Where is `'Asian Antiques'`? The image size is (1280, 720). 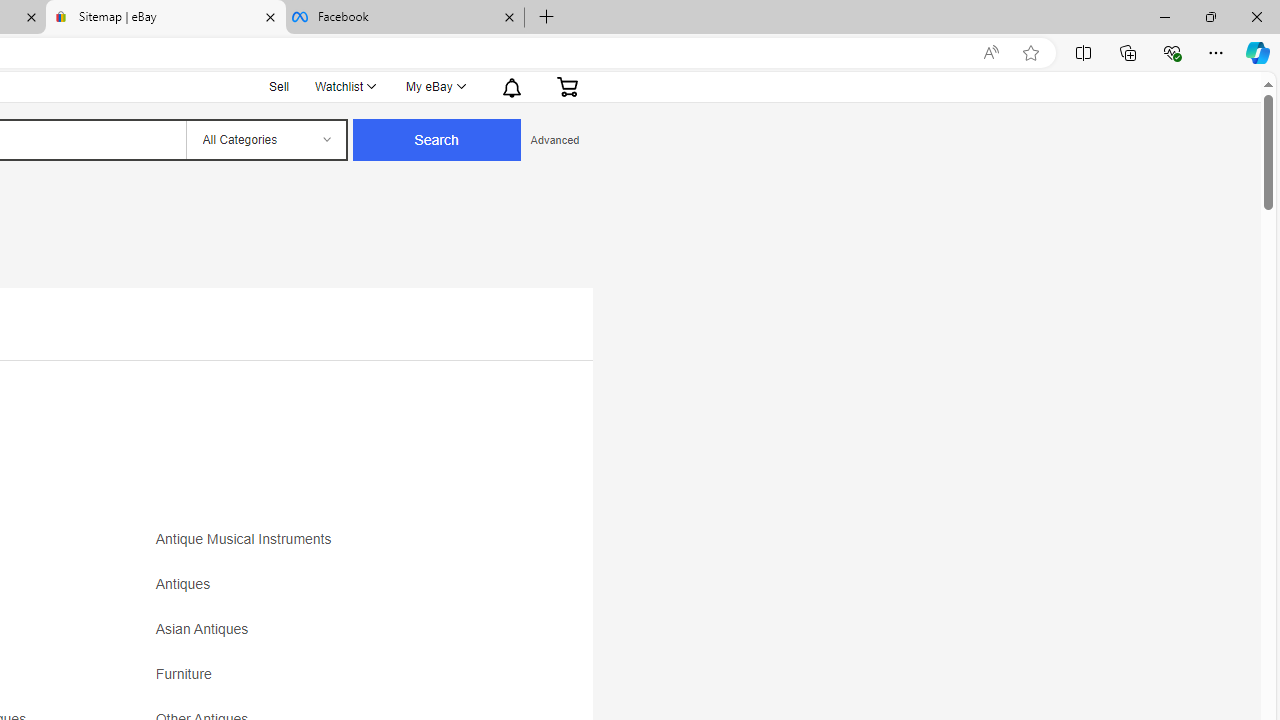
'Asian Antiques' is located at coordinates (332, 636).